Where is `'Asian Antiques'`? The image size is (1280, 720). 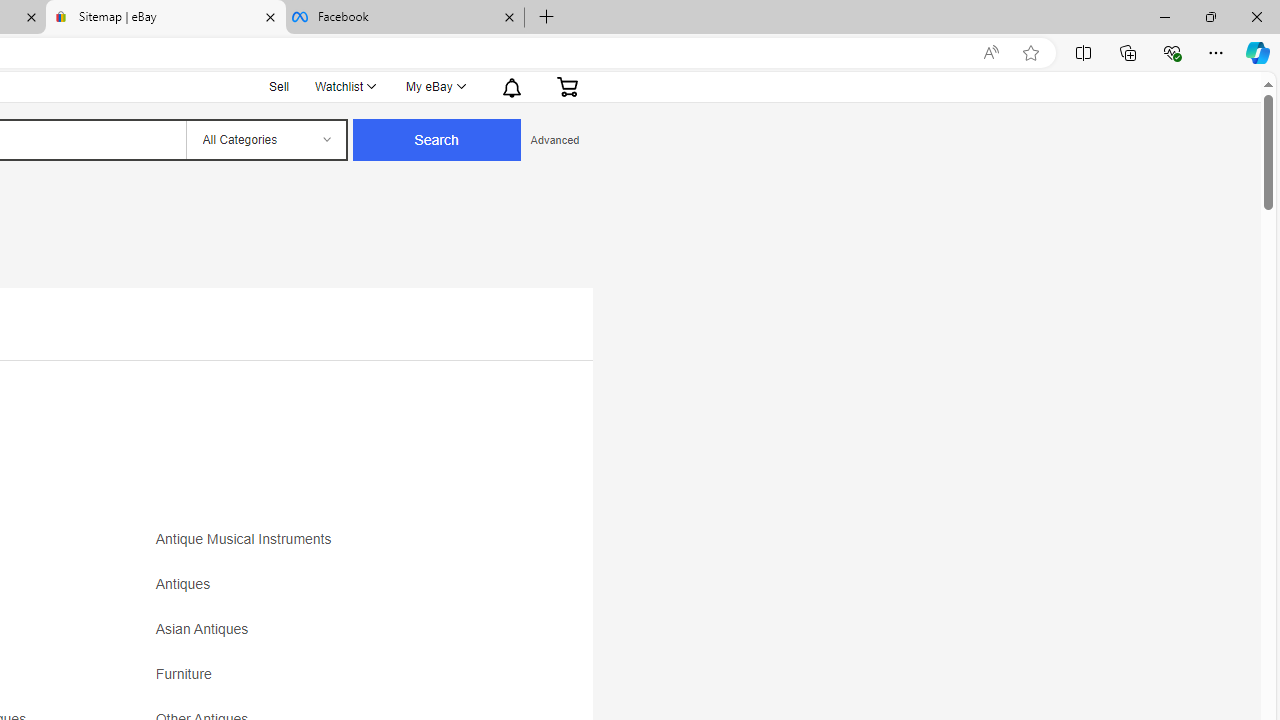
'Asian Antiques' is located at coordinates (332, 636).